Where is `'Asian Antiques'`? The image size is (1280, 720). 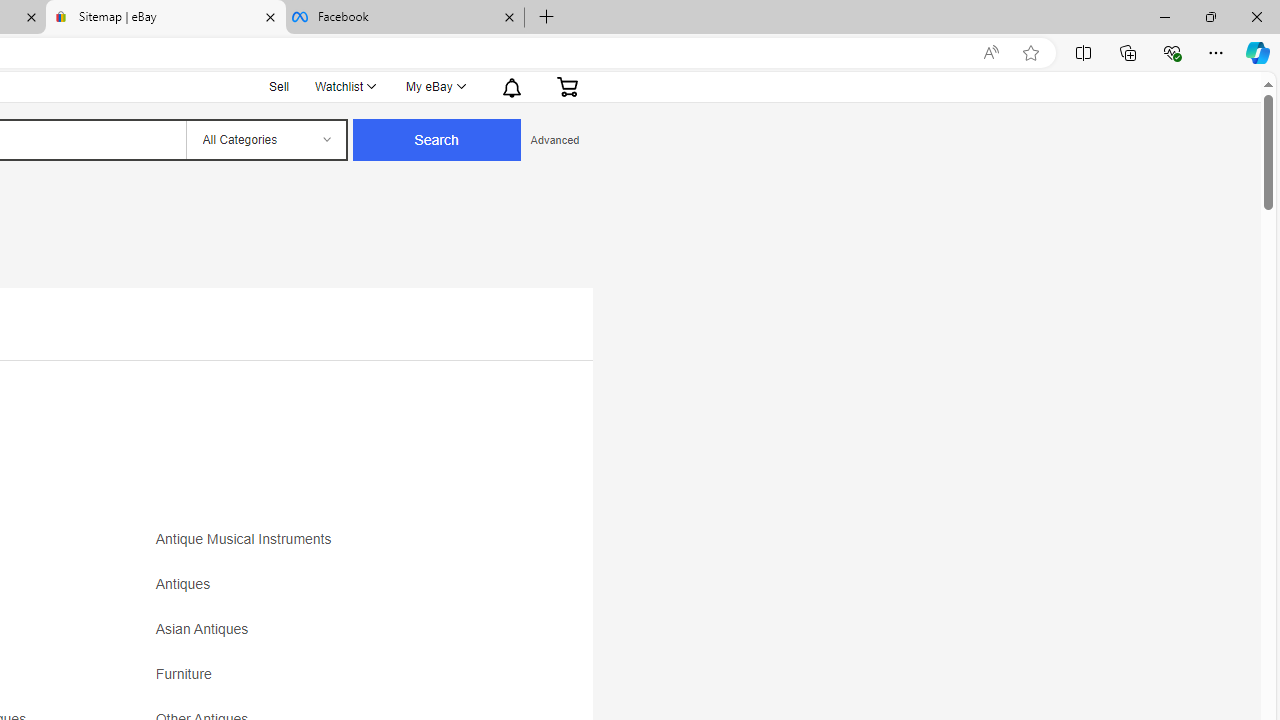
'Asian Antiques' is located at coordinates (332, 636).